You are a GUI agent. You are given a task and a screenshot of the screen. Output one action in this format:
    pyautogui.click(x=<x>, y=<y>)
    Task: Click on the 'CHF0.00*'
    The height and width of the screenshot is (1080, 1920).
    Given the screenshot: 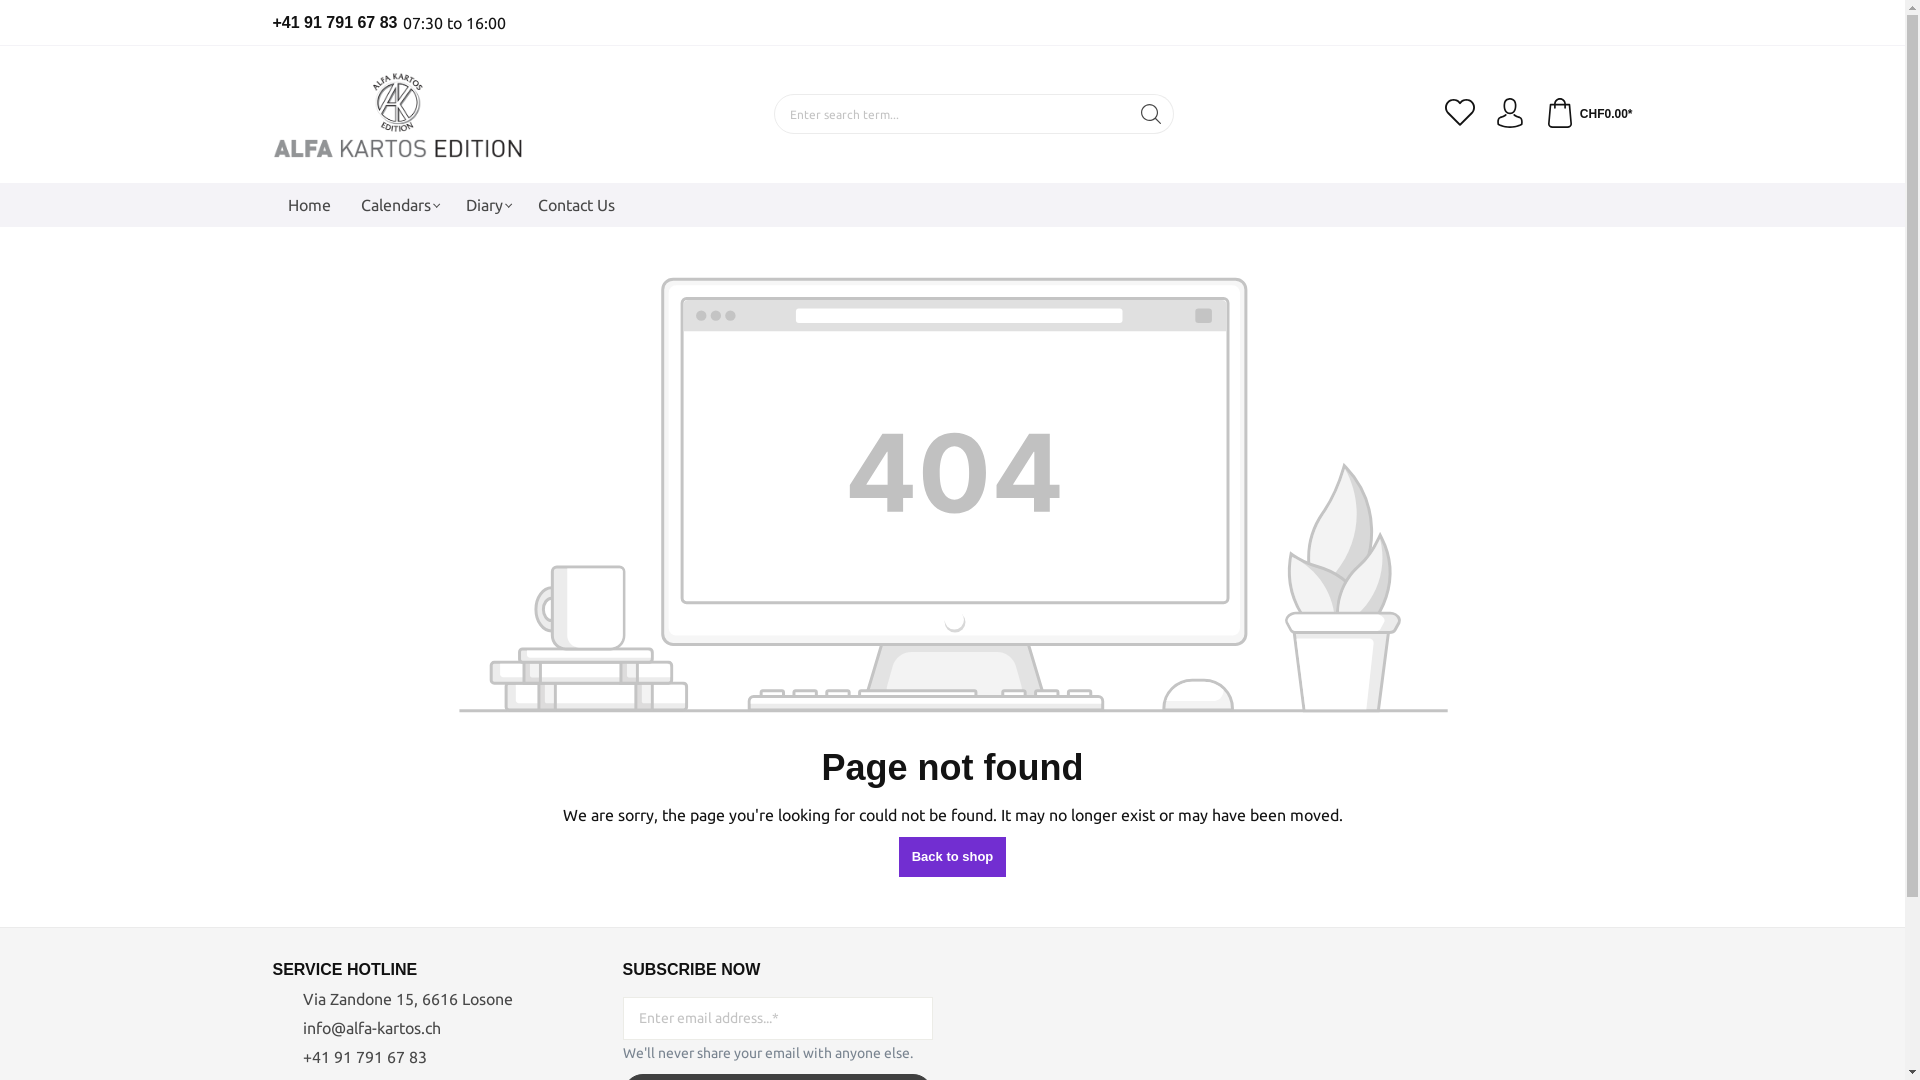 What is the action you would take?
    pyautogui.click(x=1587, y=114)
    